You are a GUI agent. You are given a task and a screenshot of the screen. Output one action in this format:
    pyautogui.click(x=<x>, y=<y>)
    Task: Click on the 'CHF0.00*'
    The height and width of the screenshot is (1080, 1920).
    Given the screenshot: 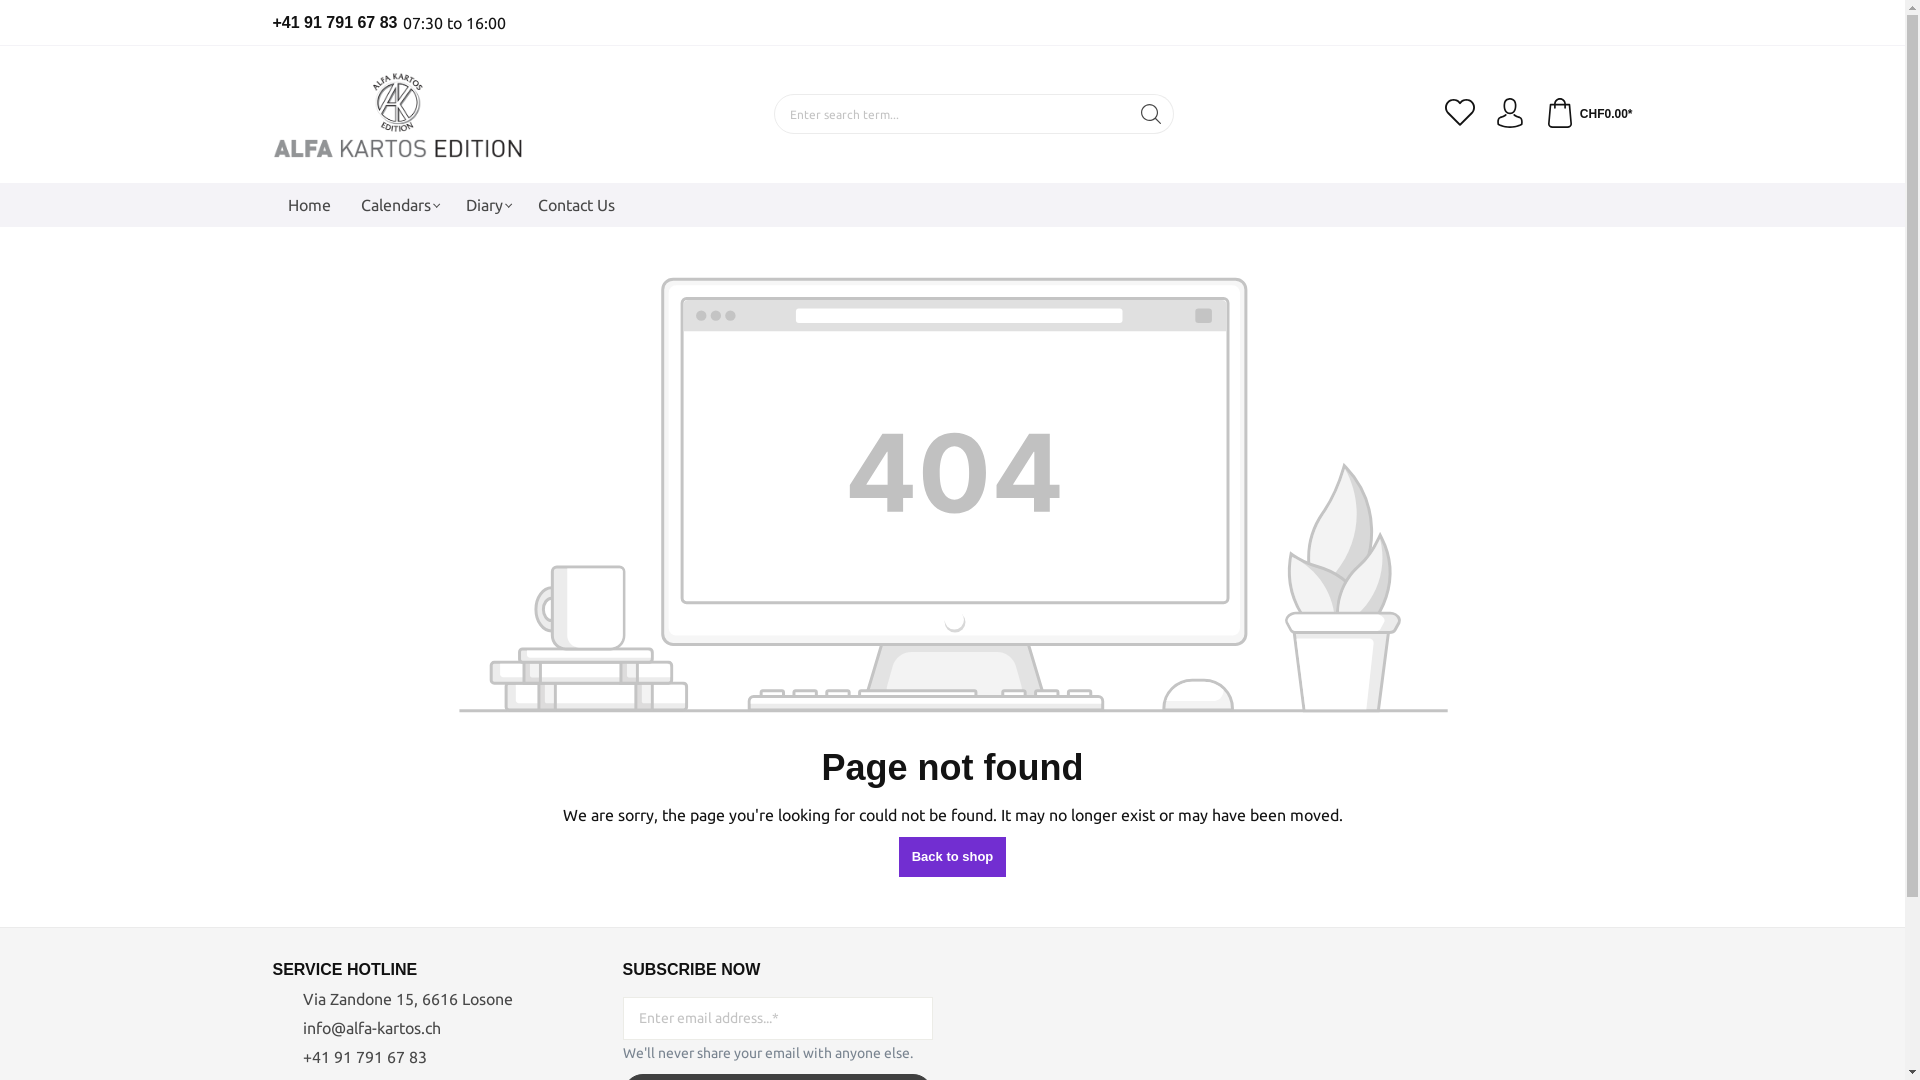 What is the action you would take?
    pyautogui.click(x=1587, y=114)
    